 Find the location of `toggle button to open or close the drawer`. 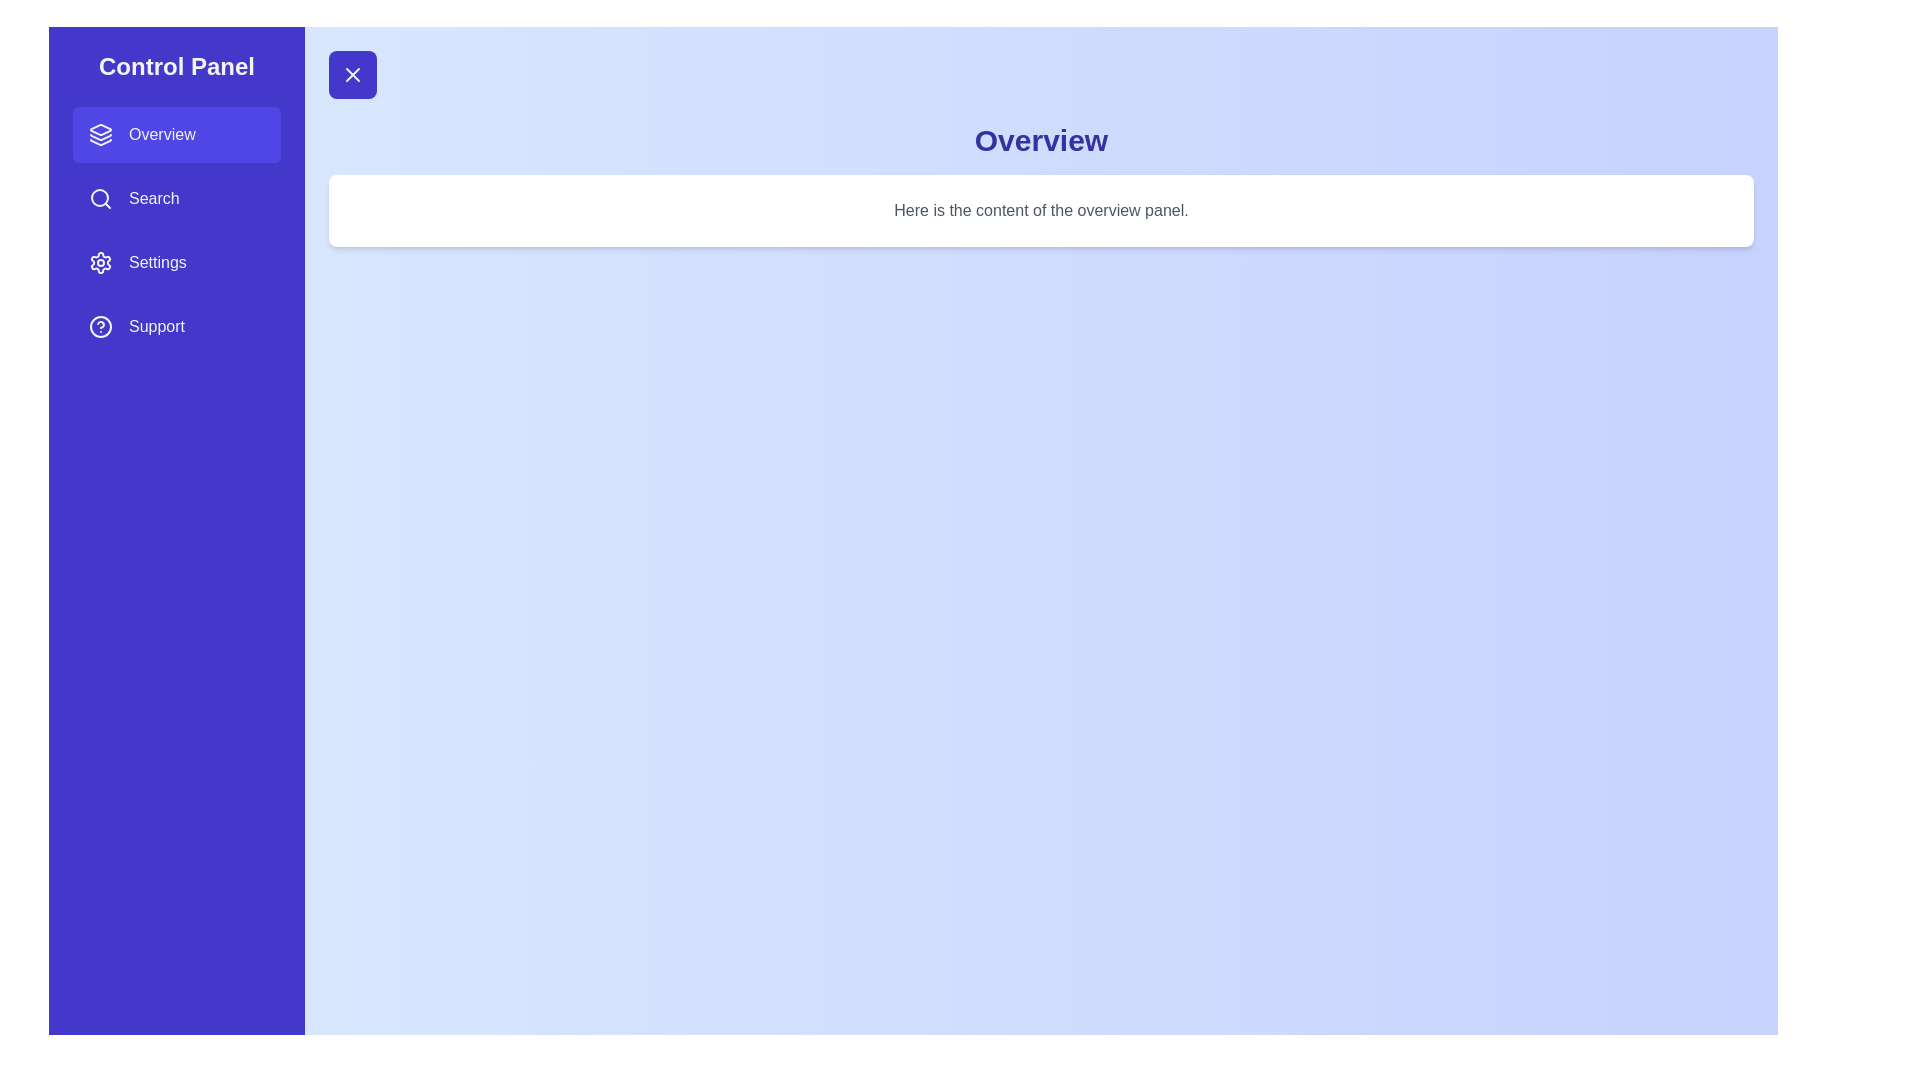

toggle button to open or close the drawer is located at coordinates (353, 73).